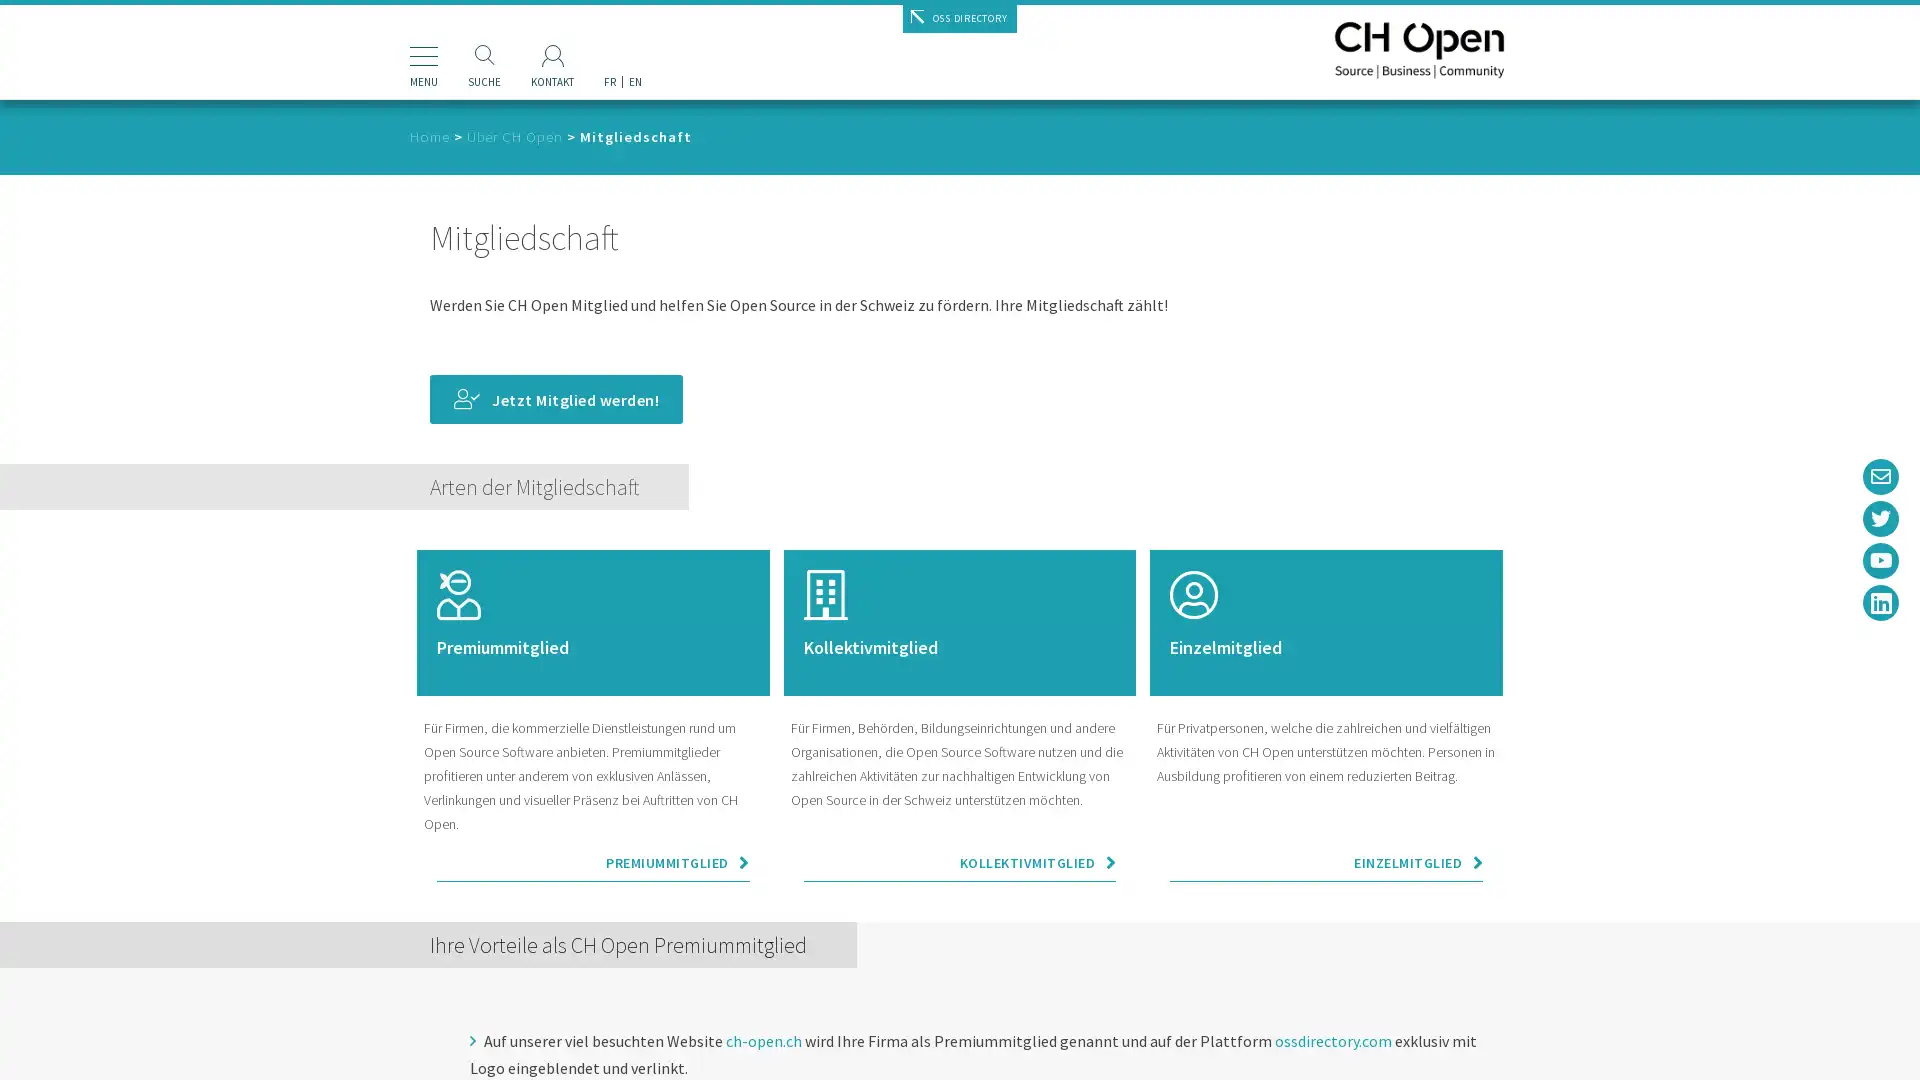 Image resolution: width=1920 pixels, height=1080 pixels. What do you see at coordinates (958, 866) in the screenshot?
I see `KOLLEKTIVMITGLIED` at bounding box center [958, 866].